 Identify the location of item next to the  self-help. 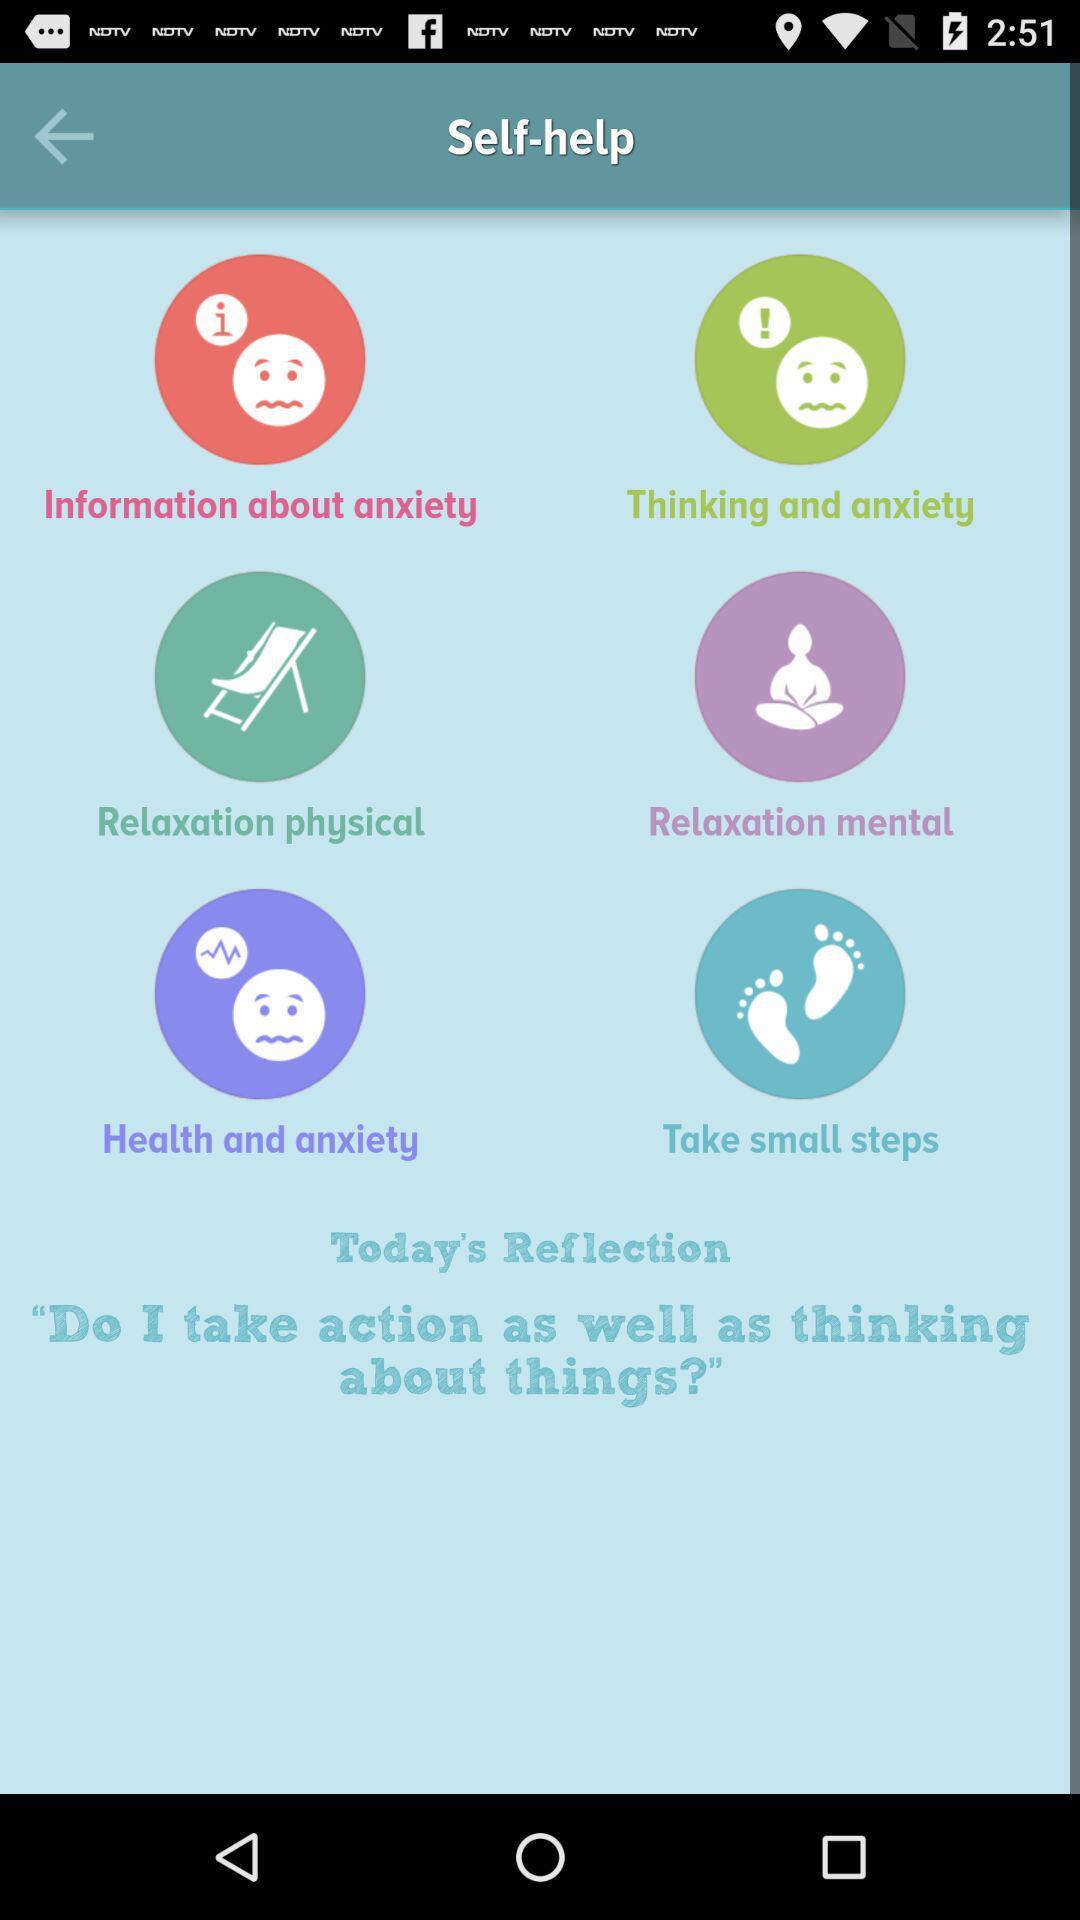
(72, 135).